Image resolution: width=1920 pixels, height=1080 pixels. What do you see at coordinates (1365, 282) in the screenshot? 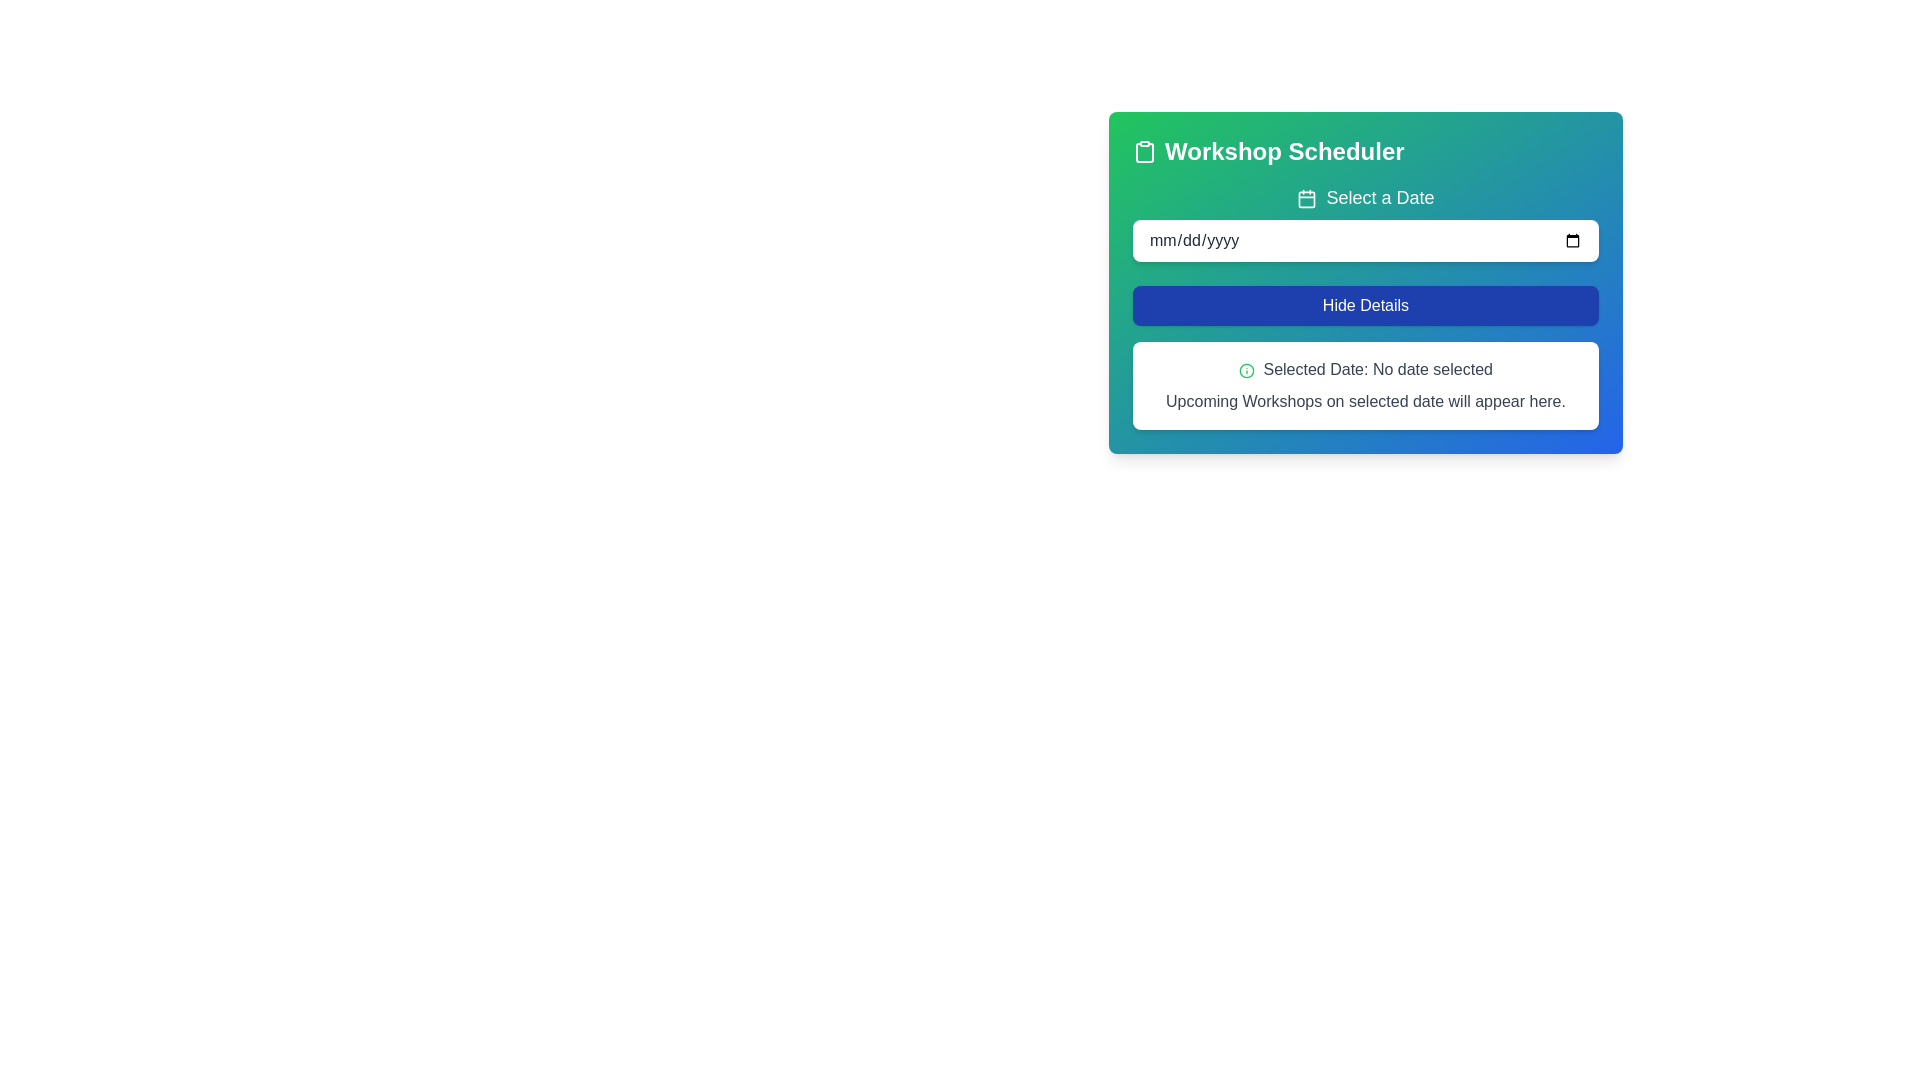
I see `information displayed on the Interactive Panel, which features a gradient background from green to blue and includes a title, date selection input, and a prominent button` at bounding box center [1365, 282].